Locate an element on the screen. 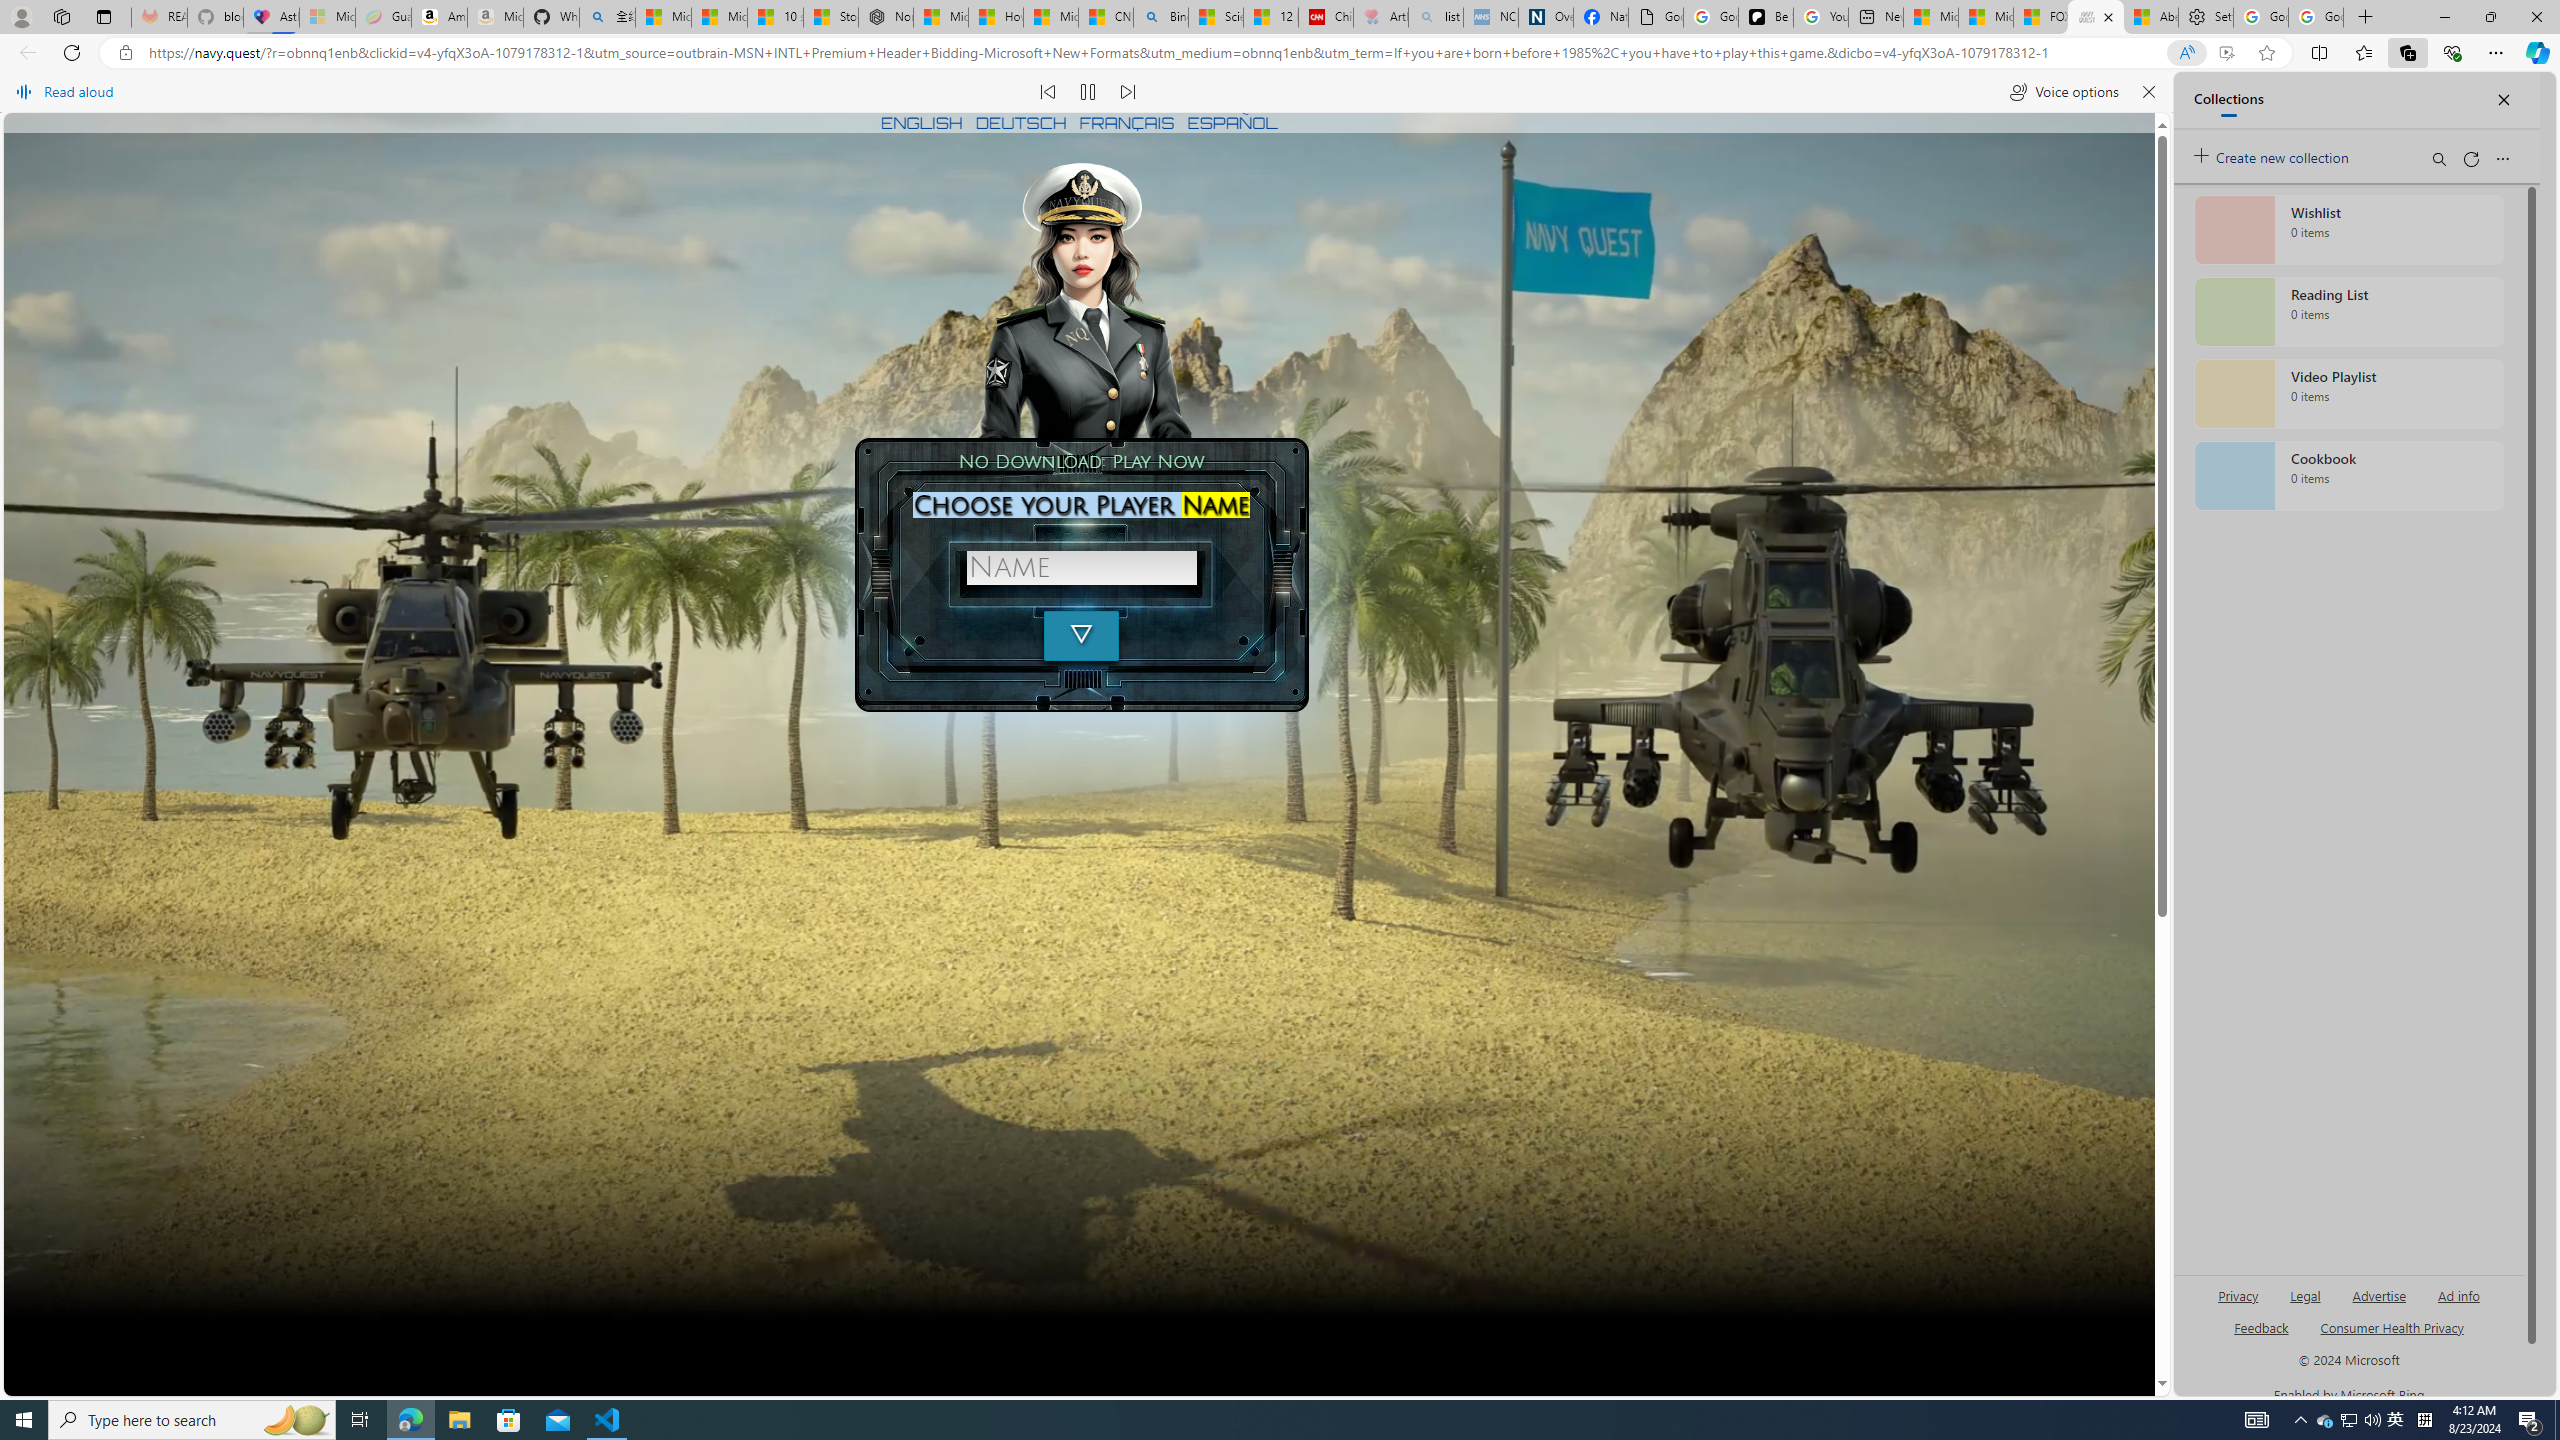  'Split screen' is located at coordinates (2319, 51).